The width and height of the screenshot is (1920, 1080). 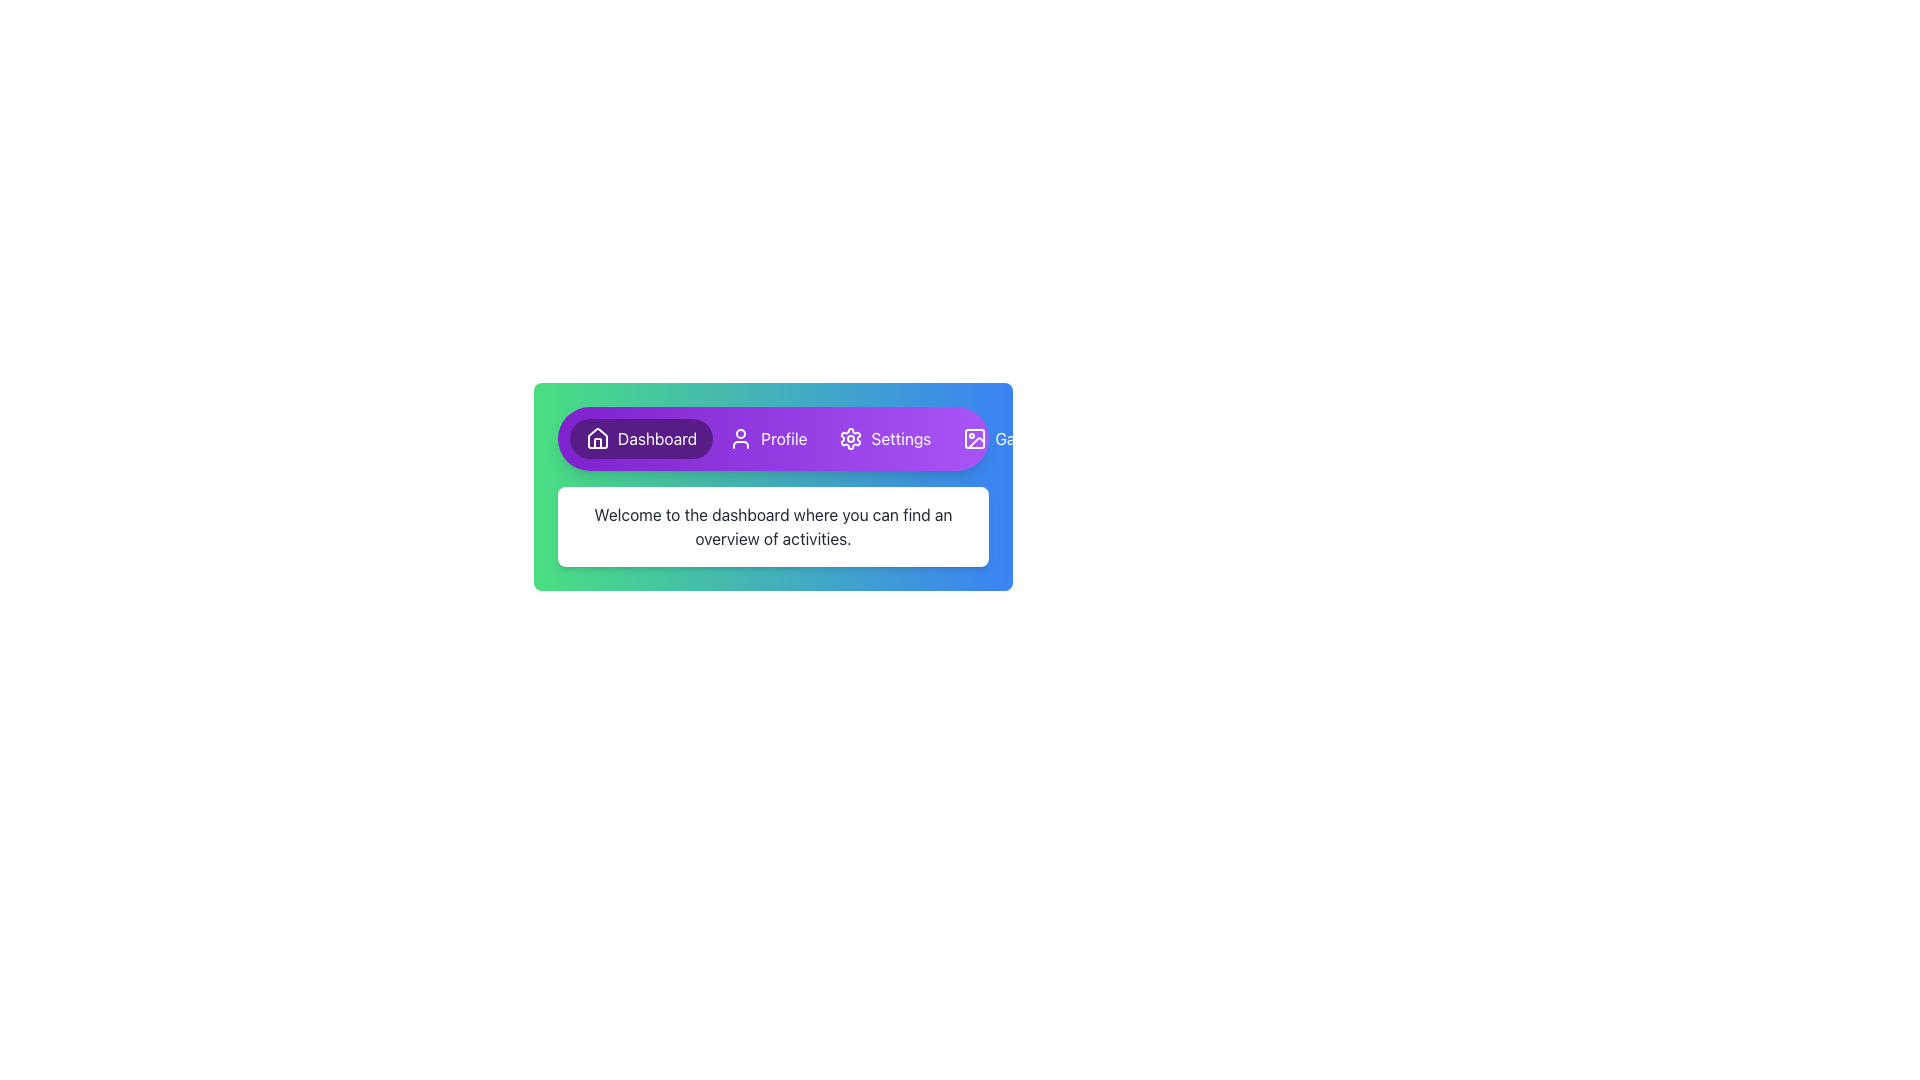 I want to click on the house icon with a white outline on a purple circular background, located to the left of the 'Dashboard' text in the purple navigation bar, so click(x=597, y=438).